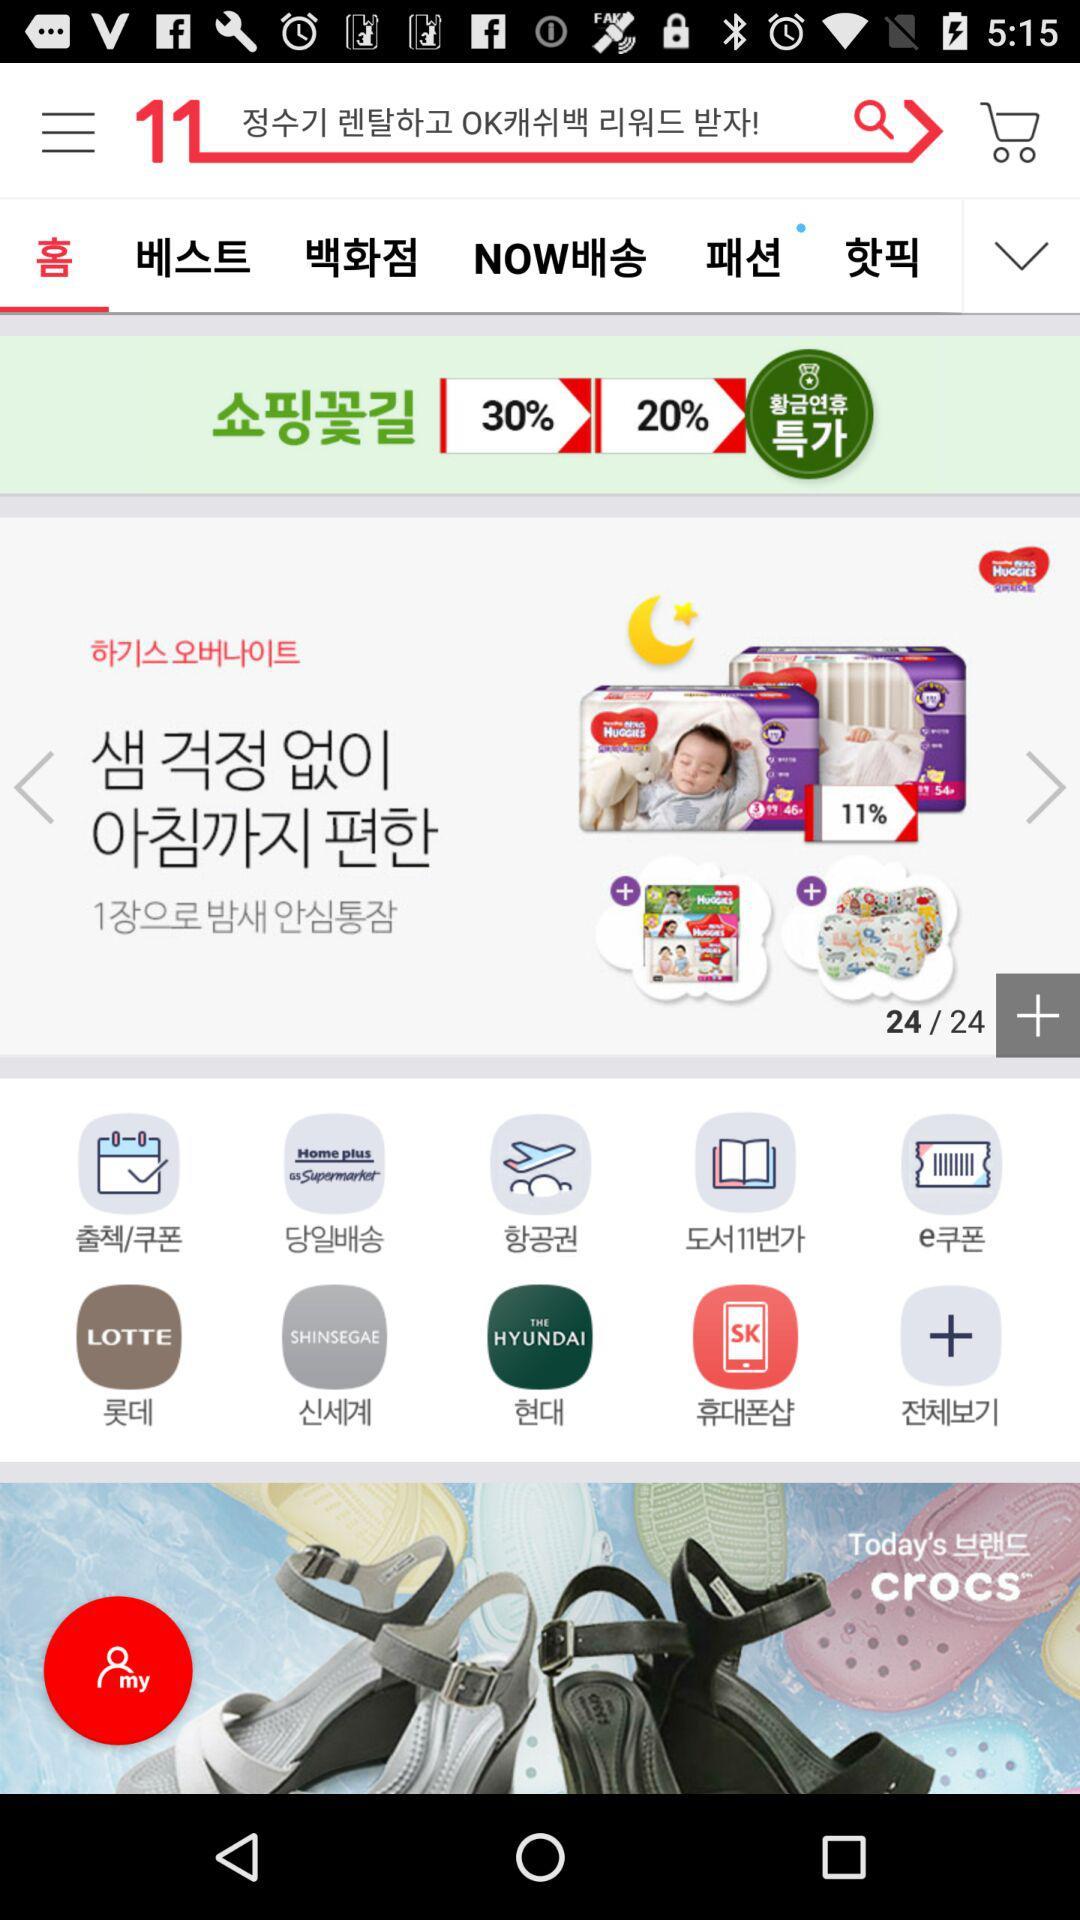 Image resolution: width=1080 pixels, height=1920 pixels. Describe the element at coordinates (1011, 139) in the screenshot. I see `the cart icon` at that location.